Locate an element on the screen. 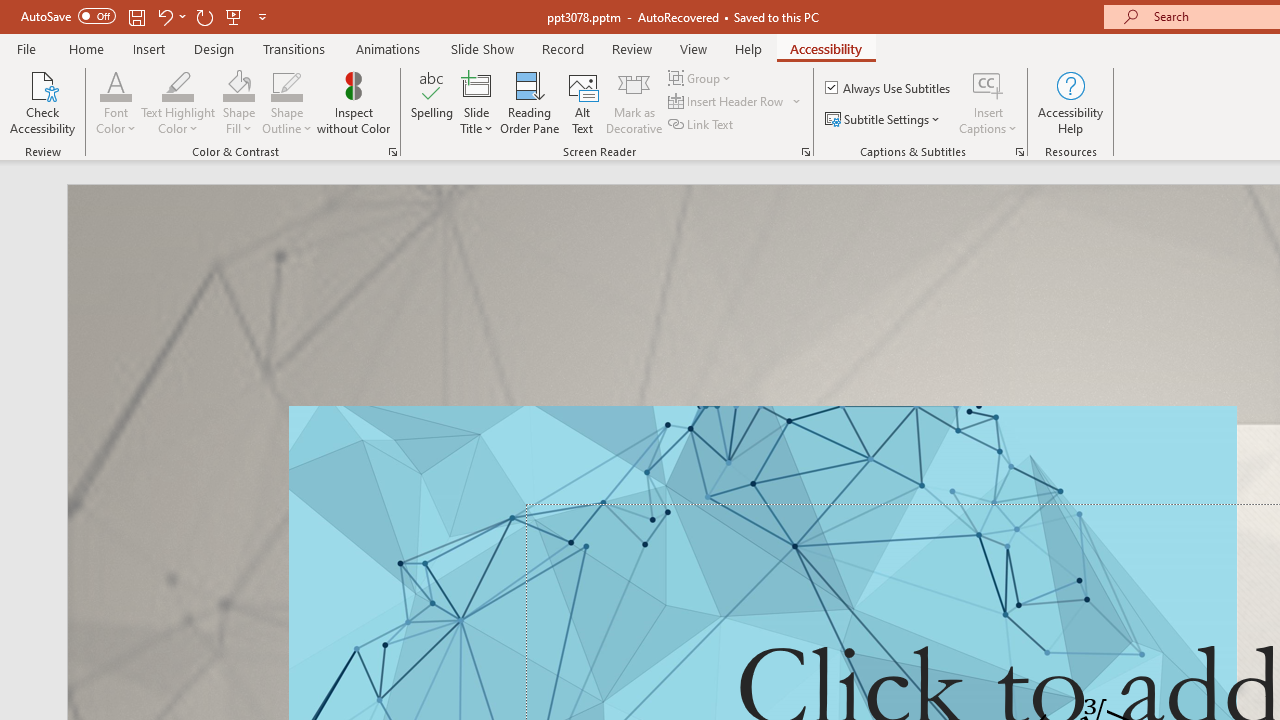 The height and width of the screenshot is (720, 1280). 'Link Text' is located at coordinates (702, 124).